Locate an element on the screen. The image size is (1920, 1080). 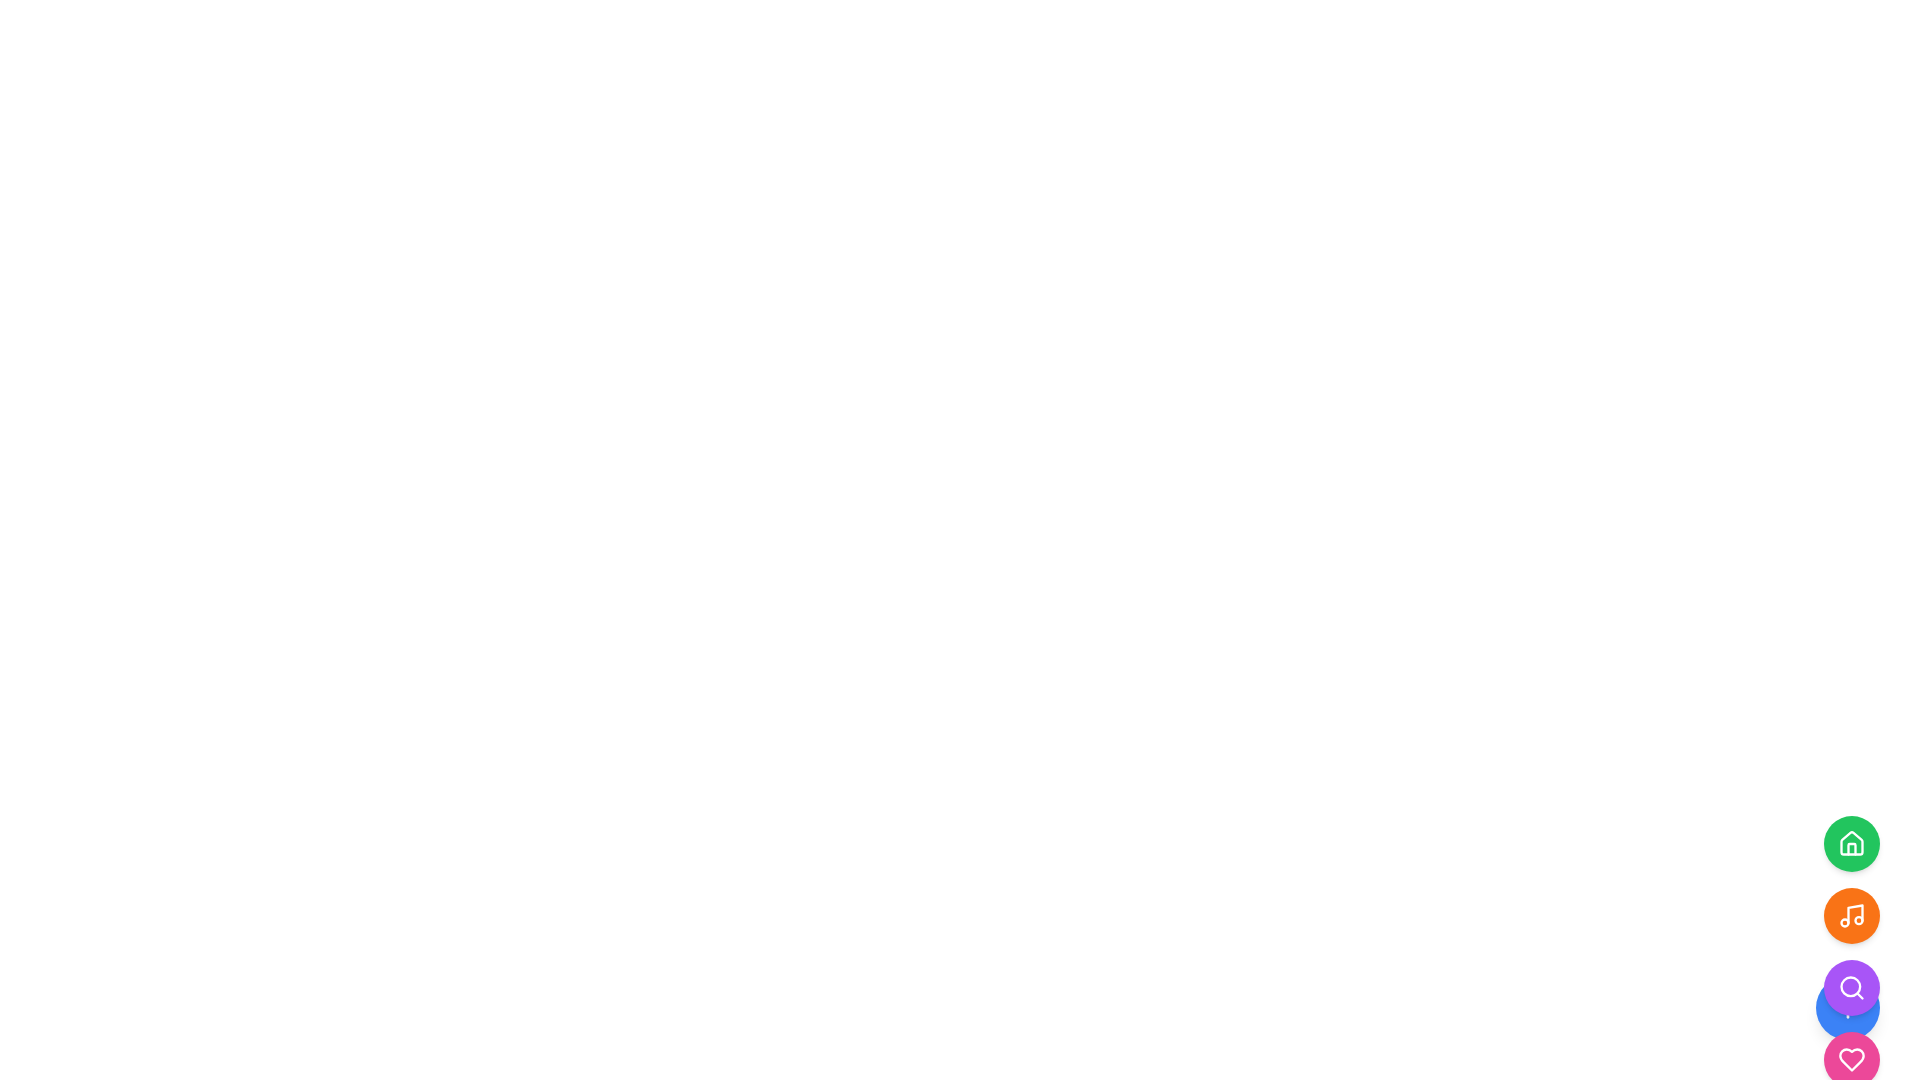
the orange circular button with a musical note icon is located at coordinates (1851, 915).